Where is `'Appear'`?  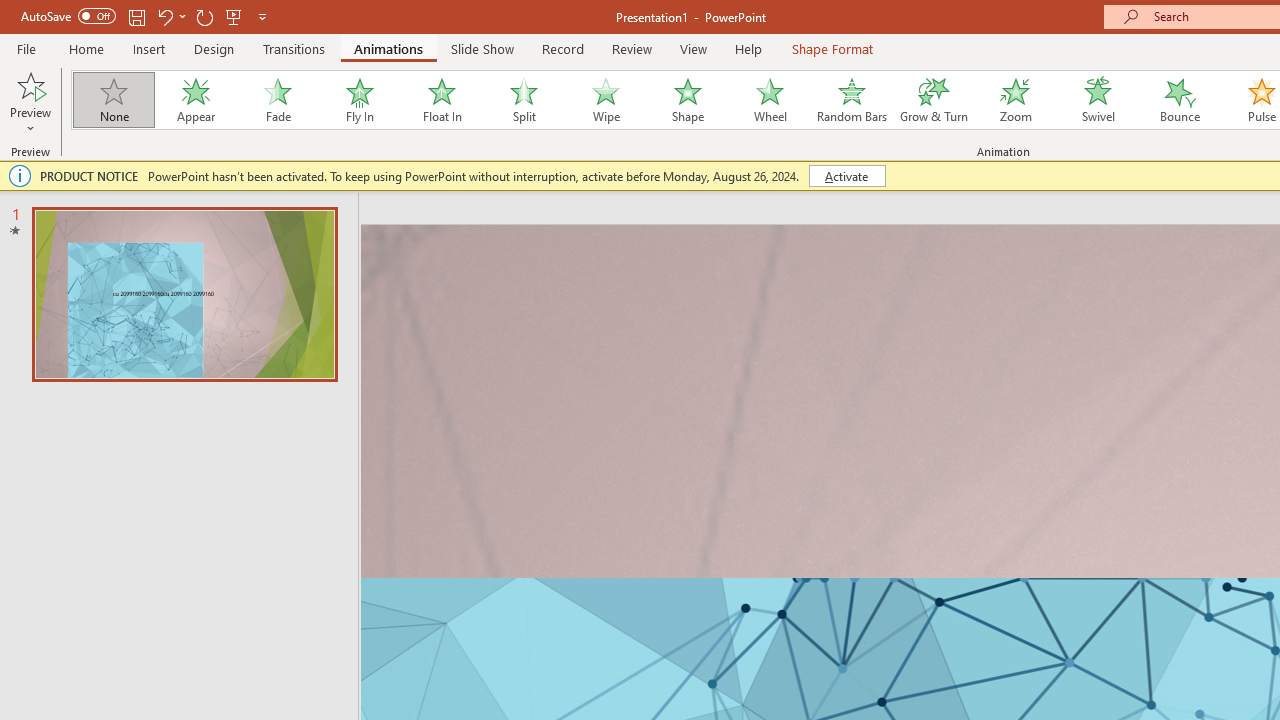
'Appear' is located at coordinates (195, 100).